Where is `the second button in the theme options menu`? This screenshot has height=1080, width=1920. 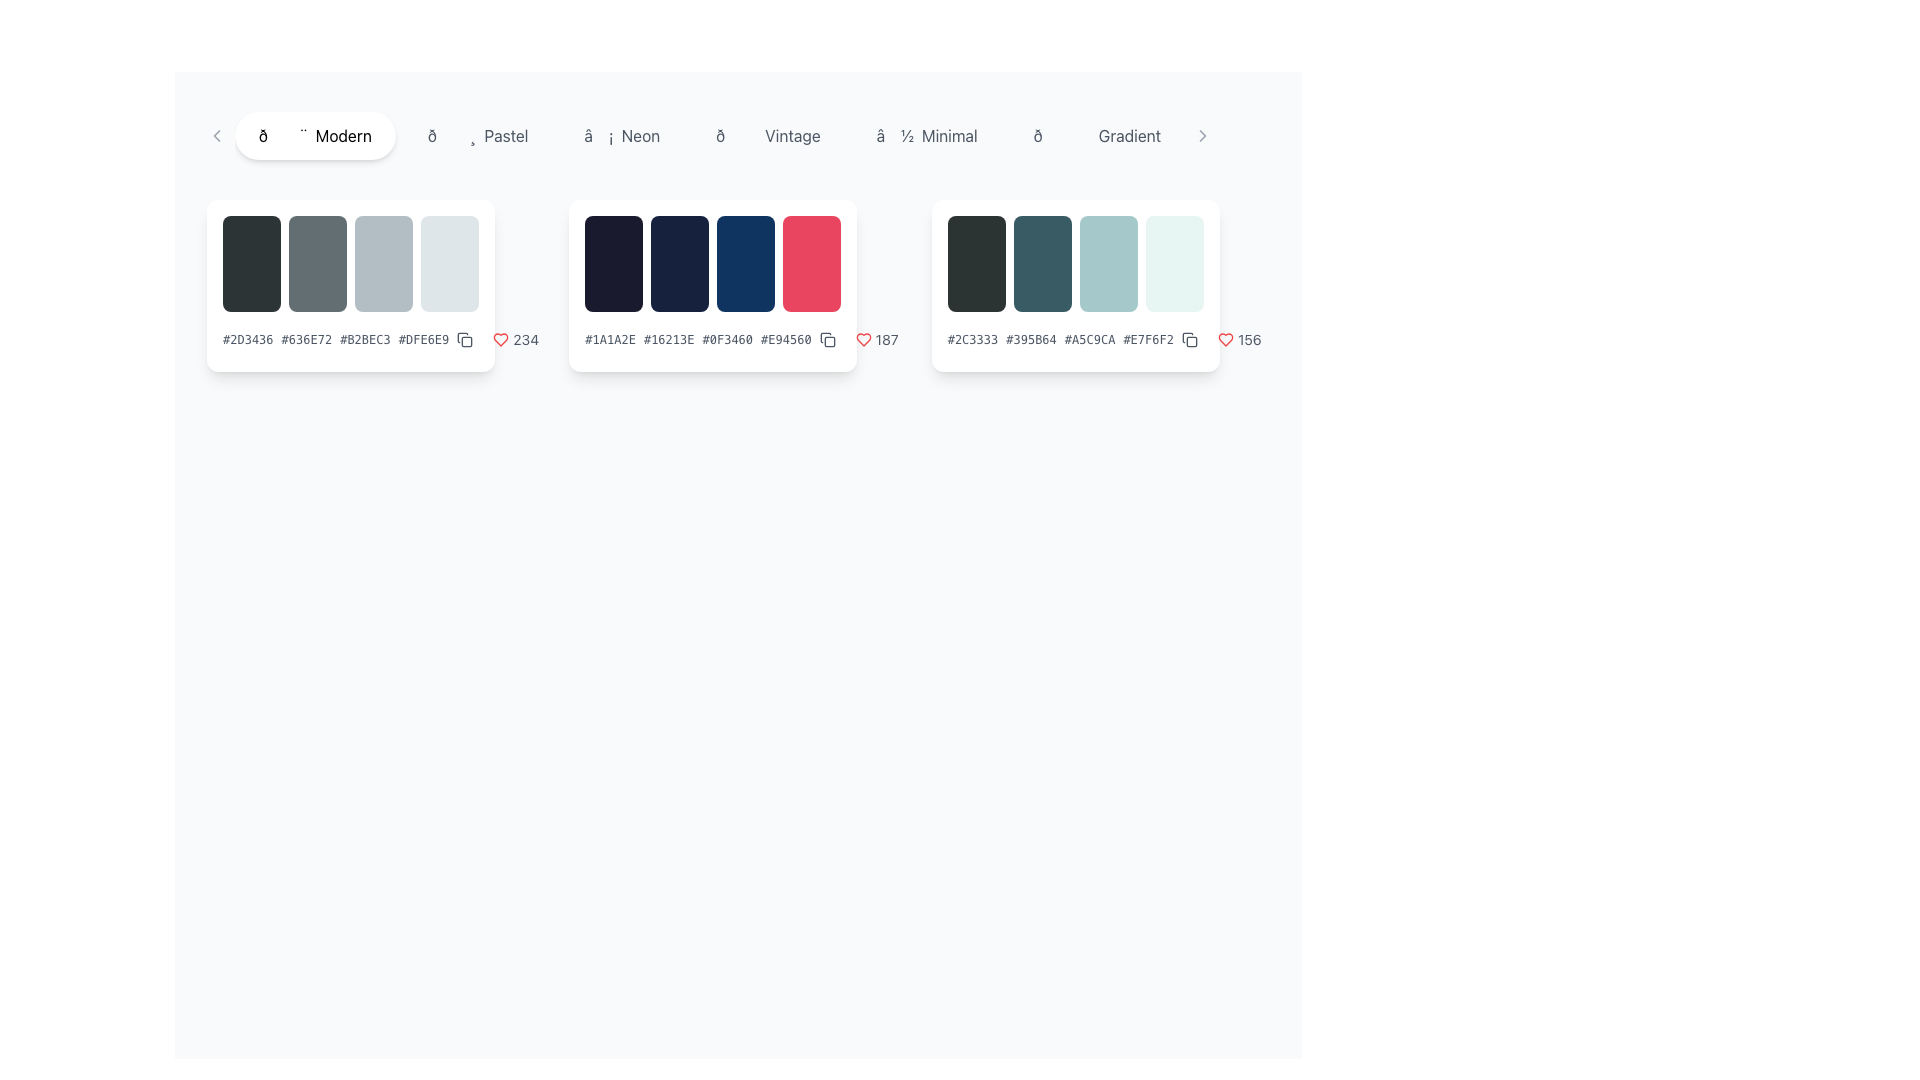 the second button in the theme options menu is located at coordinates (477, 135).